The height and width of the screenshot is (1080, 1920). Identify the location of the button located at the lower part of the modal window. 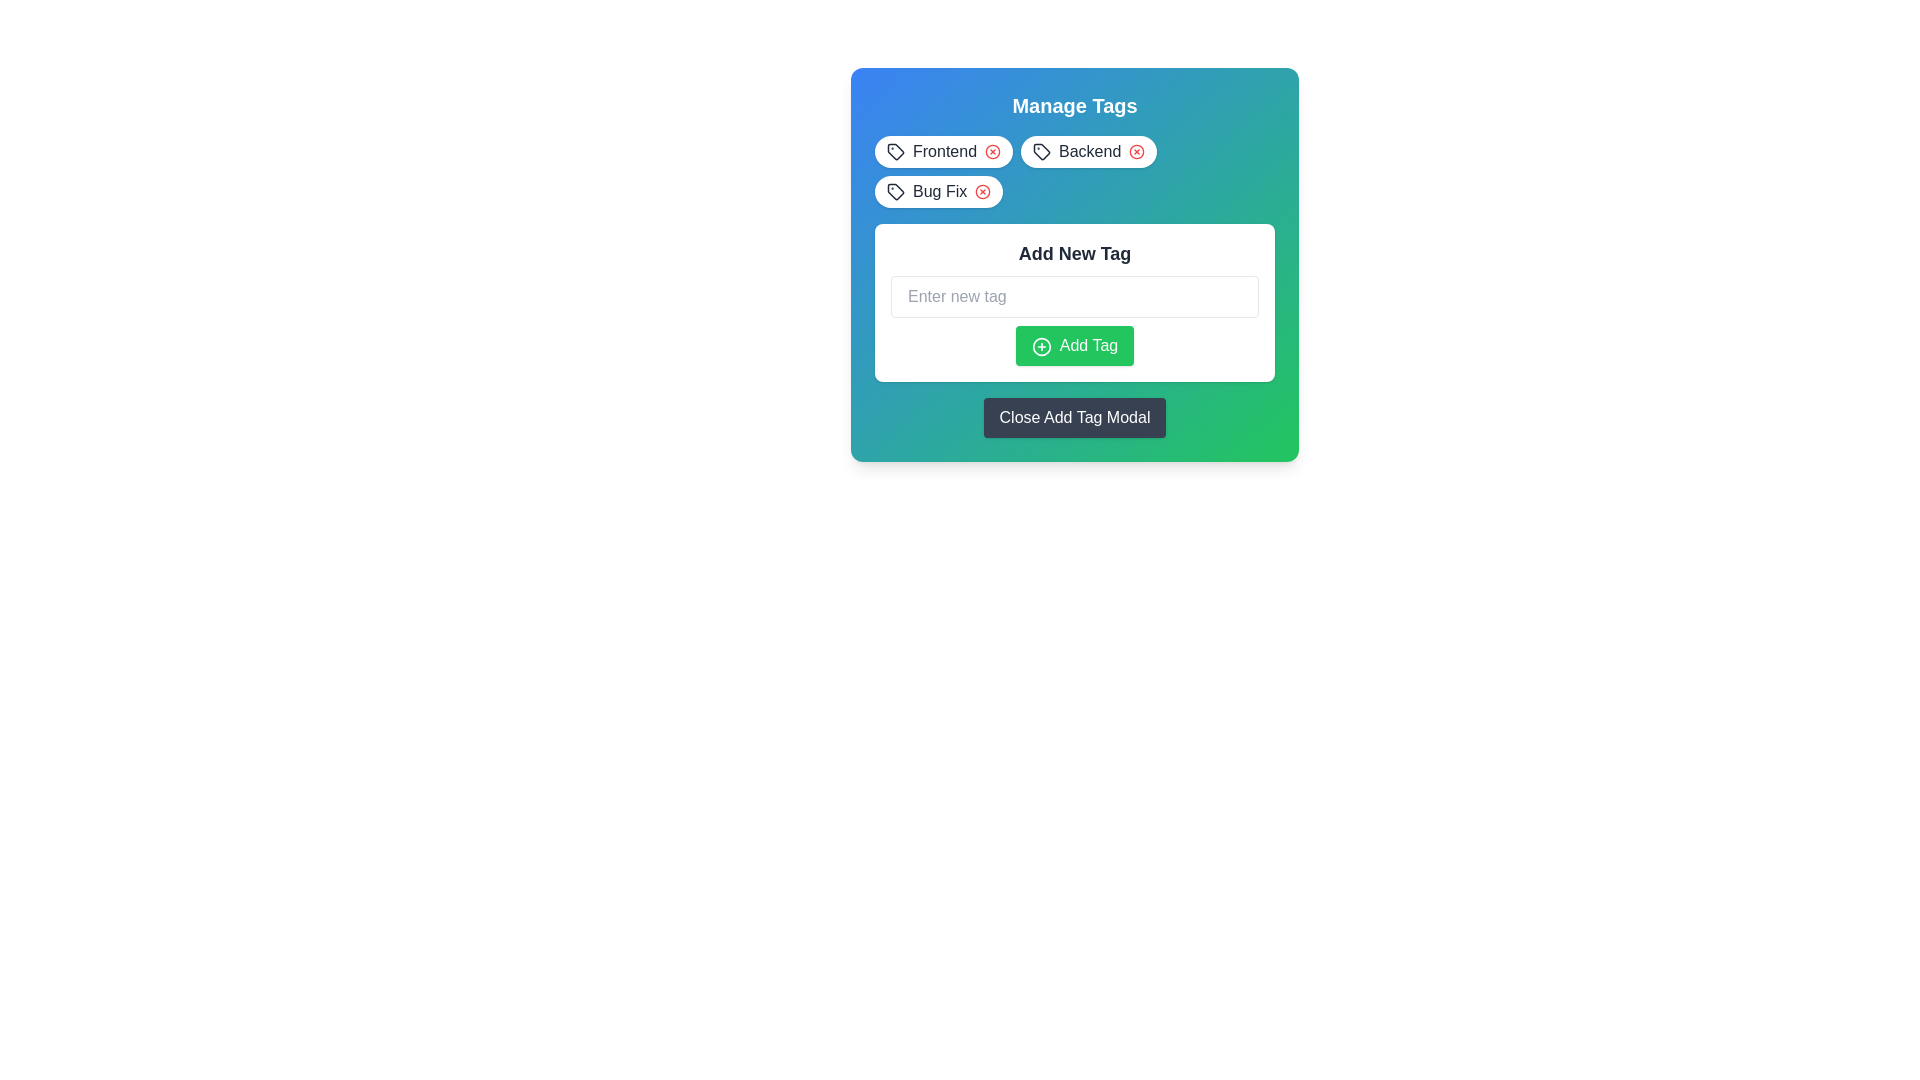
(1074, 416).